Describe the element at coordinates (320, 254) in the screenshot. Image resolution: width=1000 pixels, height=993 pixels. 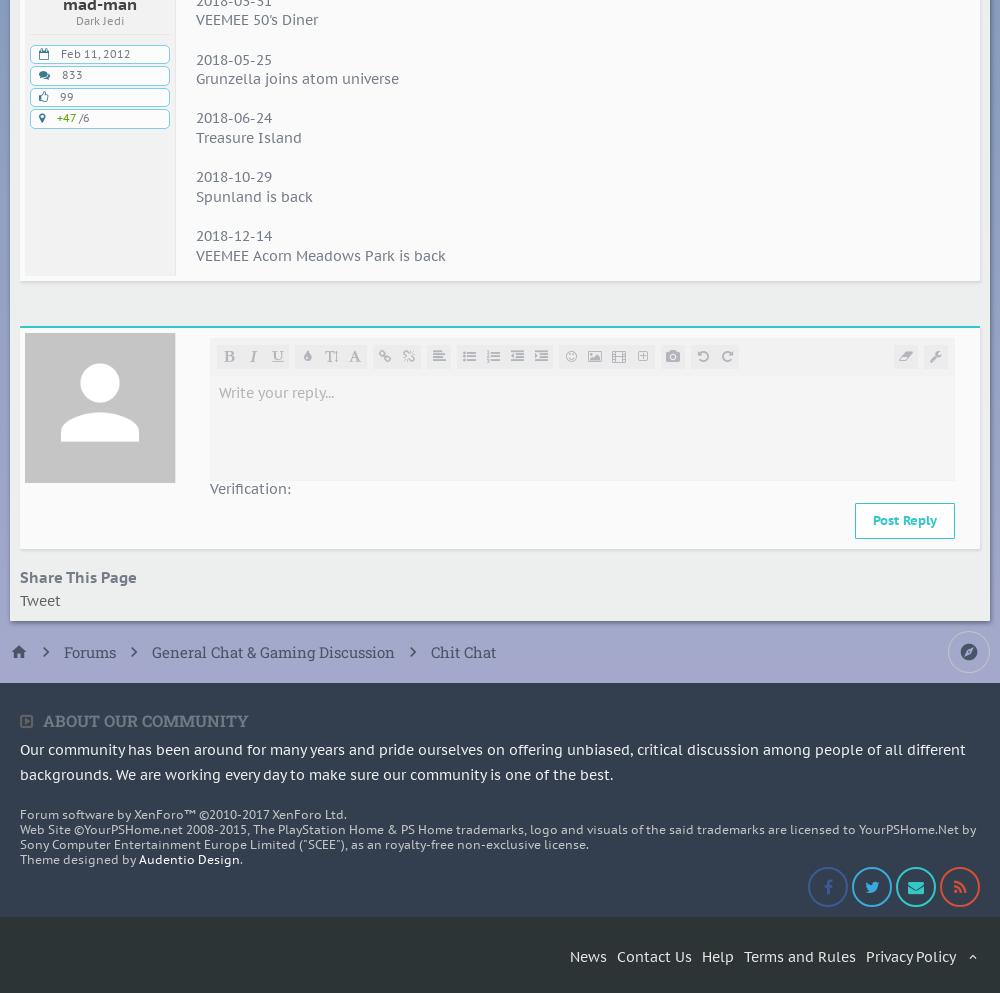
I see `'VEEMEE Acorn Meadows Park is back'` at that location.